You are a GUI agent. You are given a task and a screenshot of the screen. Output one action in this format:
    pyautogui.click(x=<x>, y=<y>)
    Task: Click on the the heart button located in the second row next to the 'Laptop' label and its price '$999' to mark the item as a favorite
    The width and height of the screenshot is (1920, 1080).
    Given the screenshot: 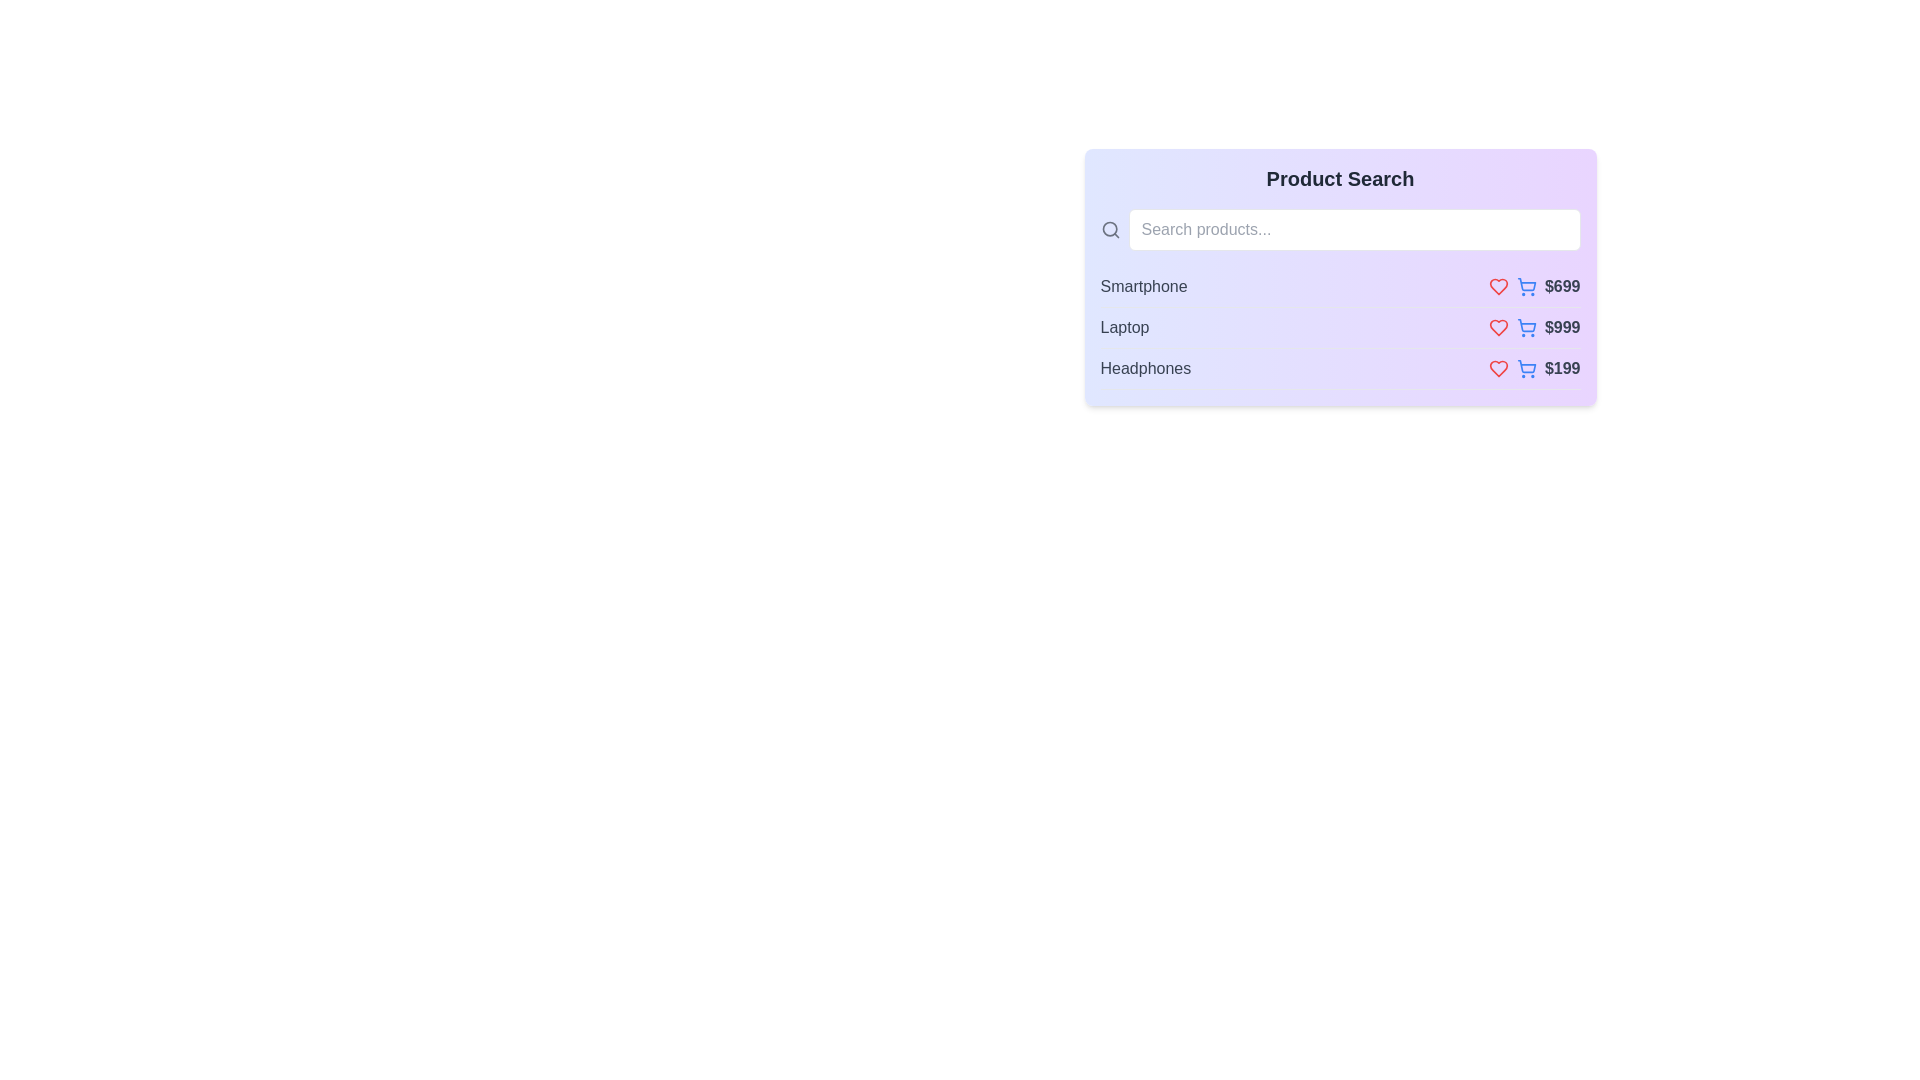 What is the action you would take?
    pyautogui.click(x=1498, y=326)
    